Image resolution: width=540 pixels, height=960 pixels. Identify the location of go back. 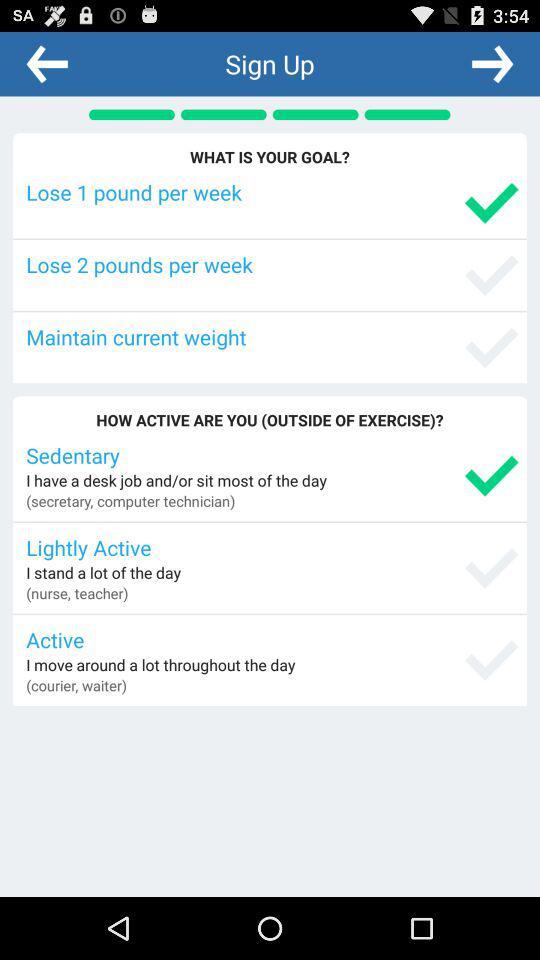
(47, 63).